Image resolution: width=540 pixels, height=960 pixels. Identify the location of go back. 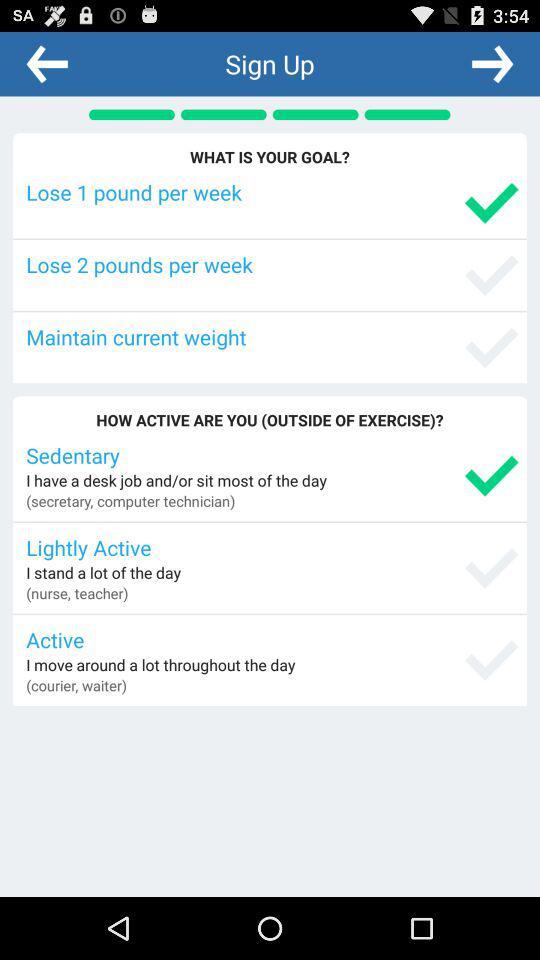
(47, 63).